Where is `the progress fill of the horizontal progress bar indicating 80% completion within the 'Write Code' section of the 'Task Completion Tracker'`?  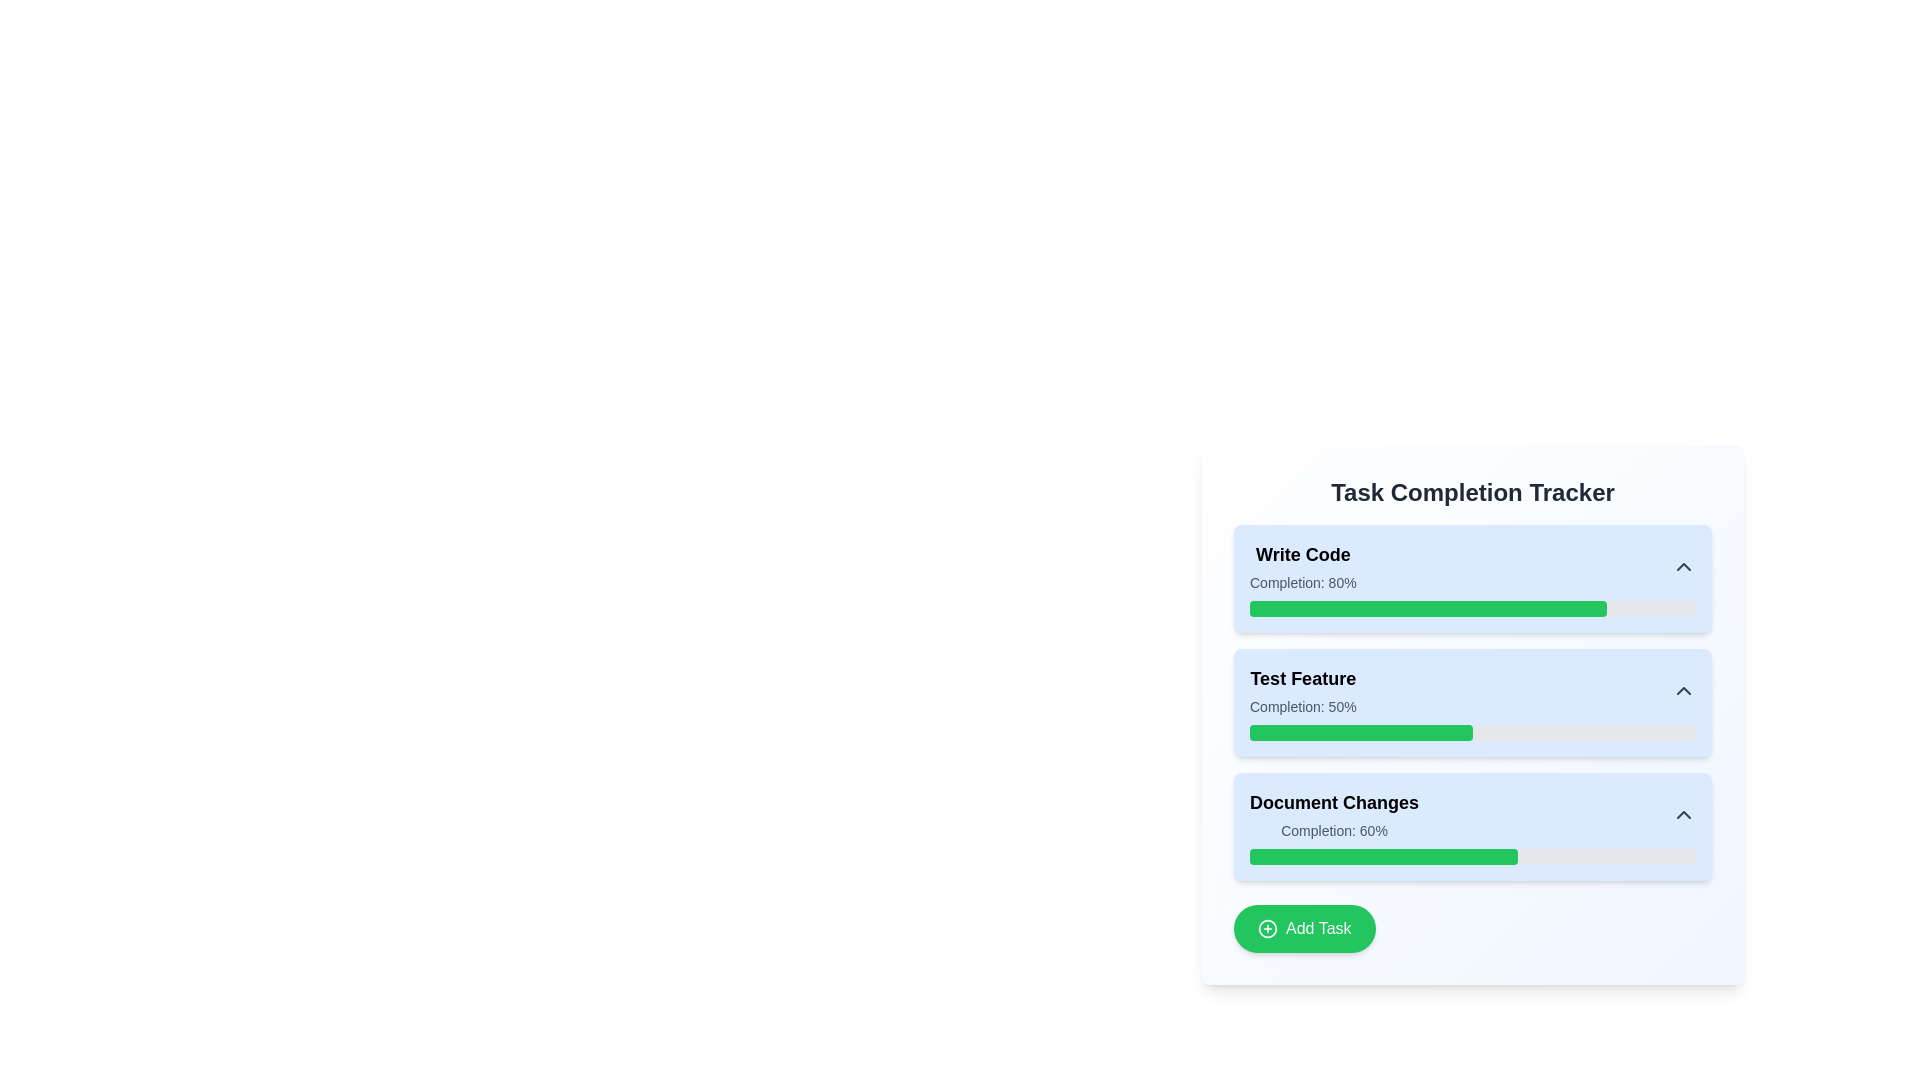
the progress fill of the horizontal progress bar indicating 80% completion within the 'Write Code' section of the 'Task Completion Tracker' is located at coordinates (1473, 608).